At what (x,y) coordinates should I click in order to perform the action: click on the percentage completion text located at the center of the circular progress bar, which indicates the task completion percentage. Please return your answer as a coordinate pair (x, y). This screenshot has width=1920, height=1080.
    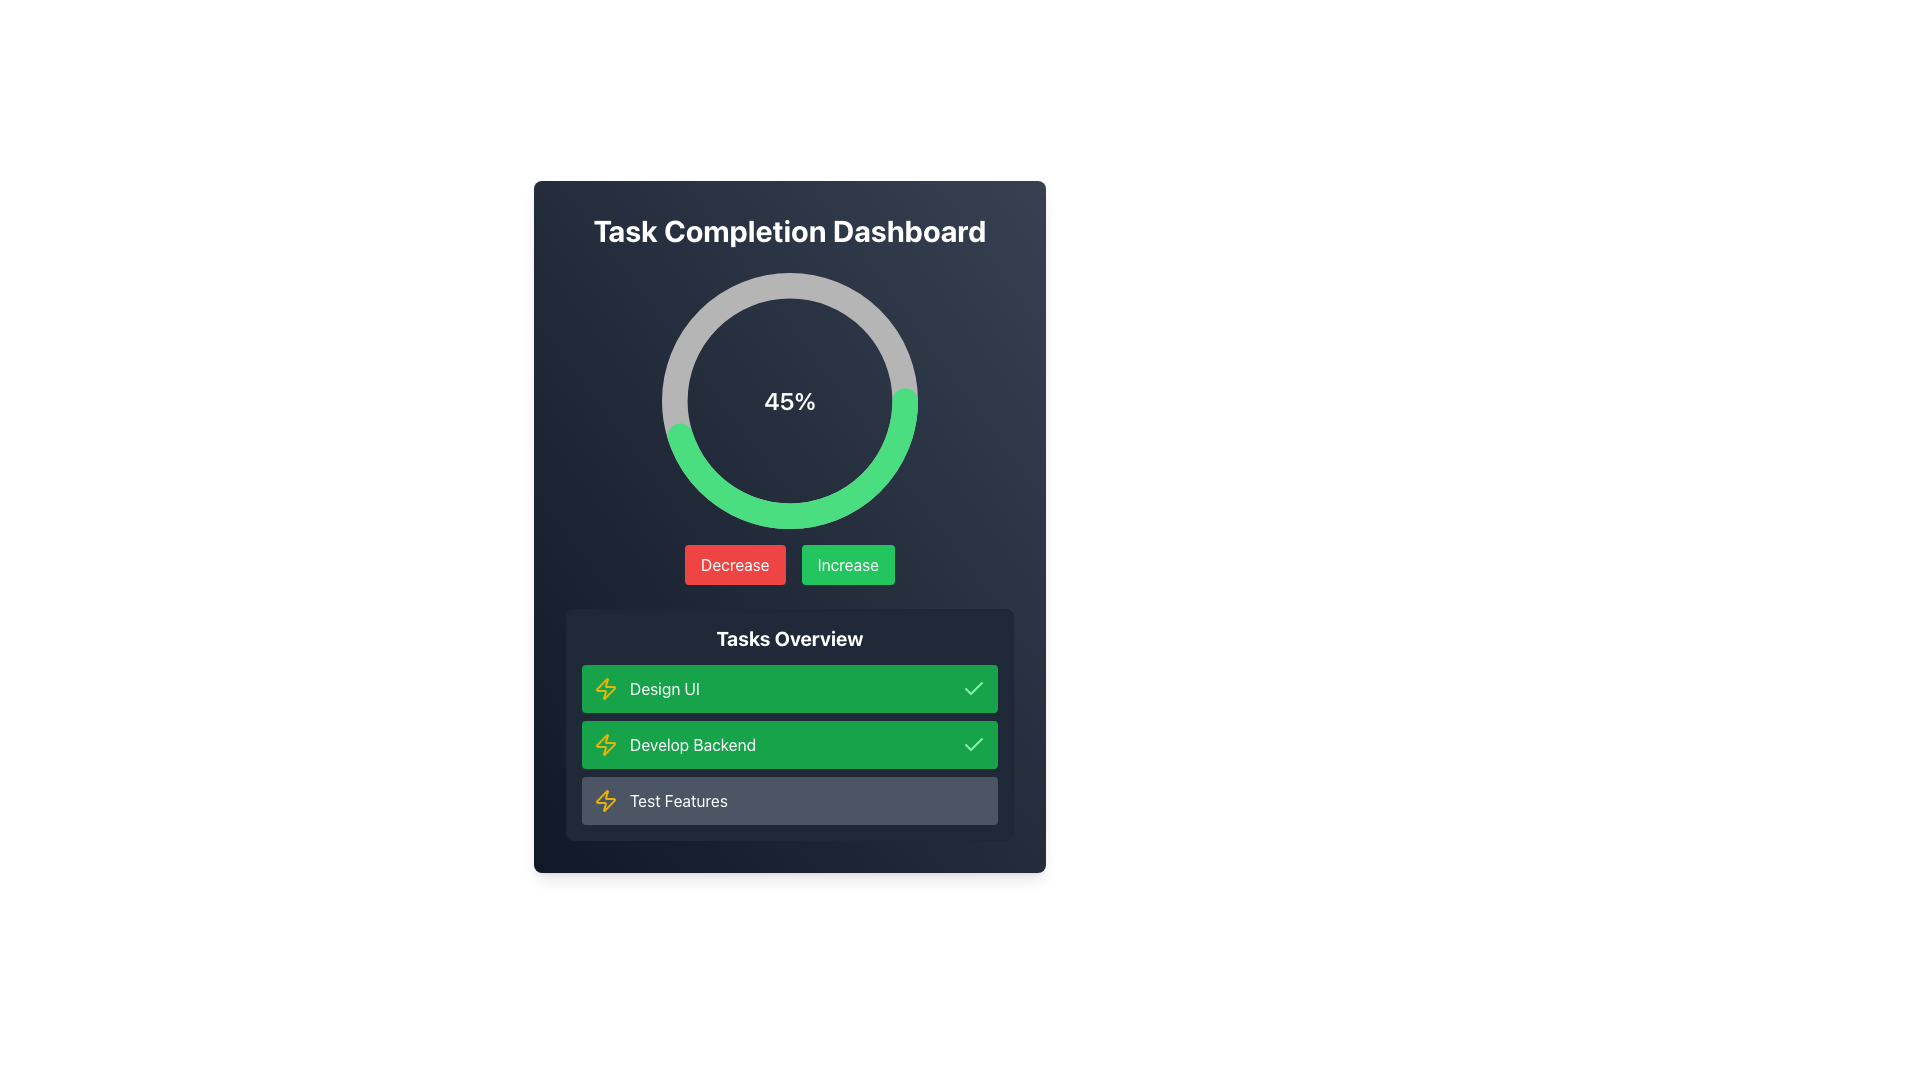
    Looking at the image, I should click on (789, 401).